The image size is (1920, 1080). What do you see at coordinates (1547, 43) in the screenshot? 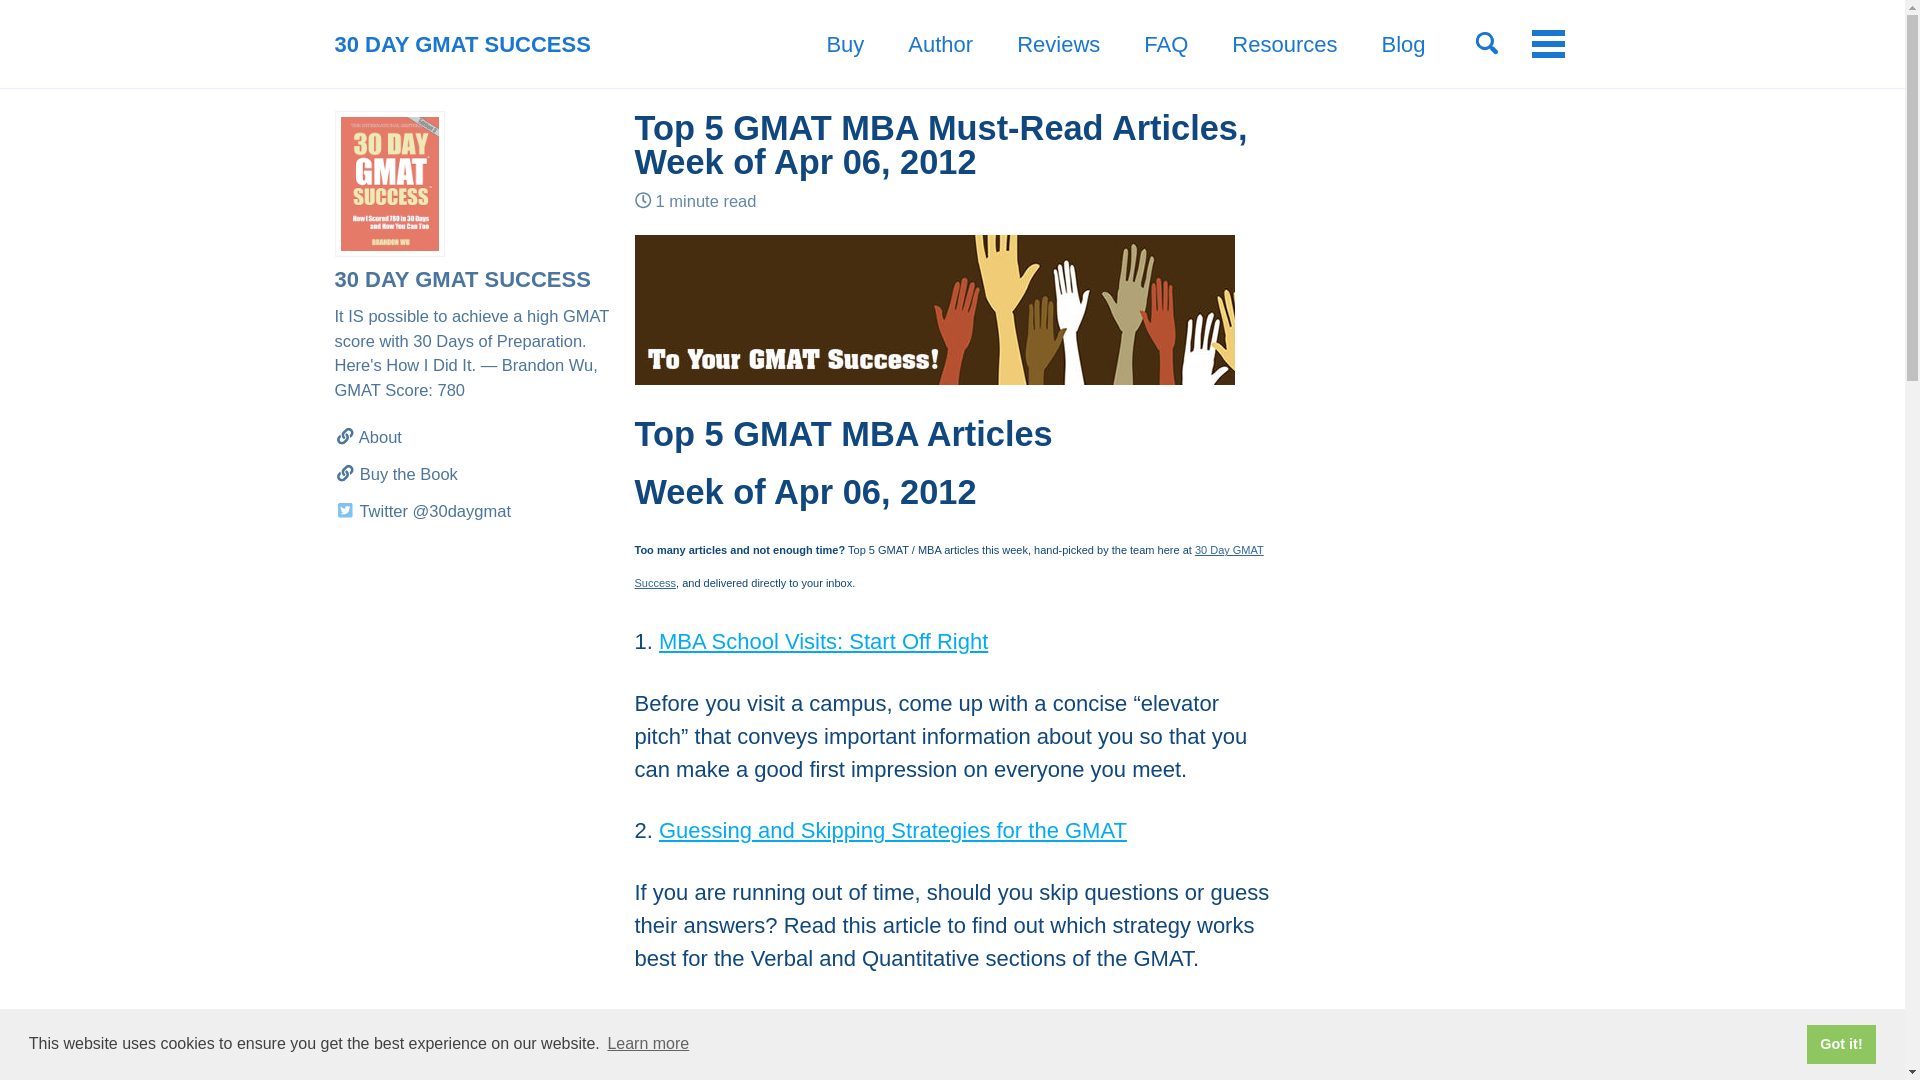
I see `'Toggle Menu'` at bounding box center [1547, 43].